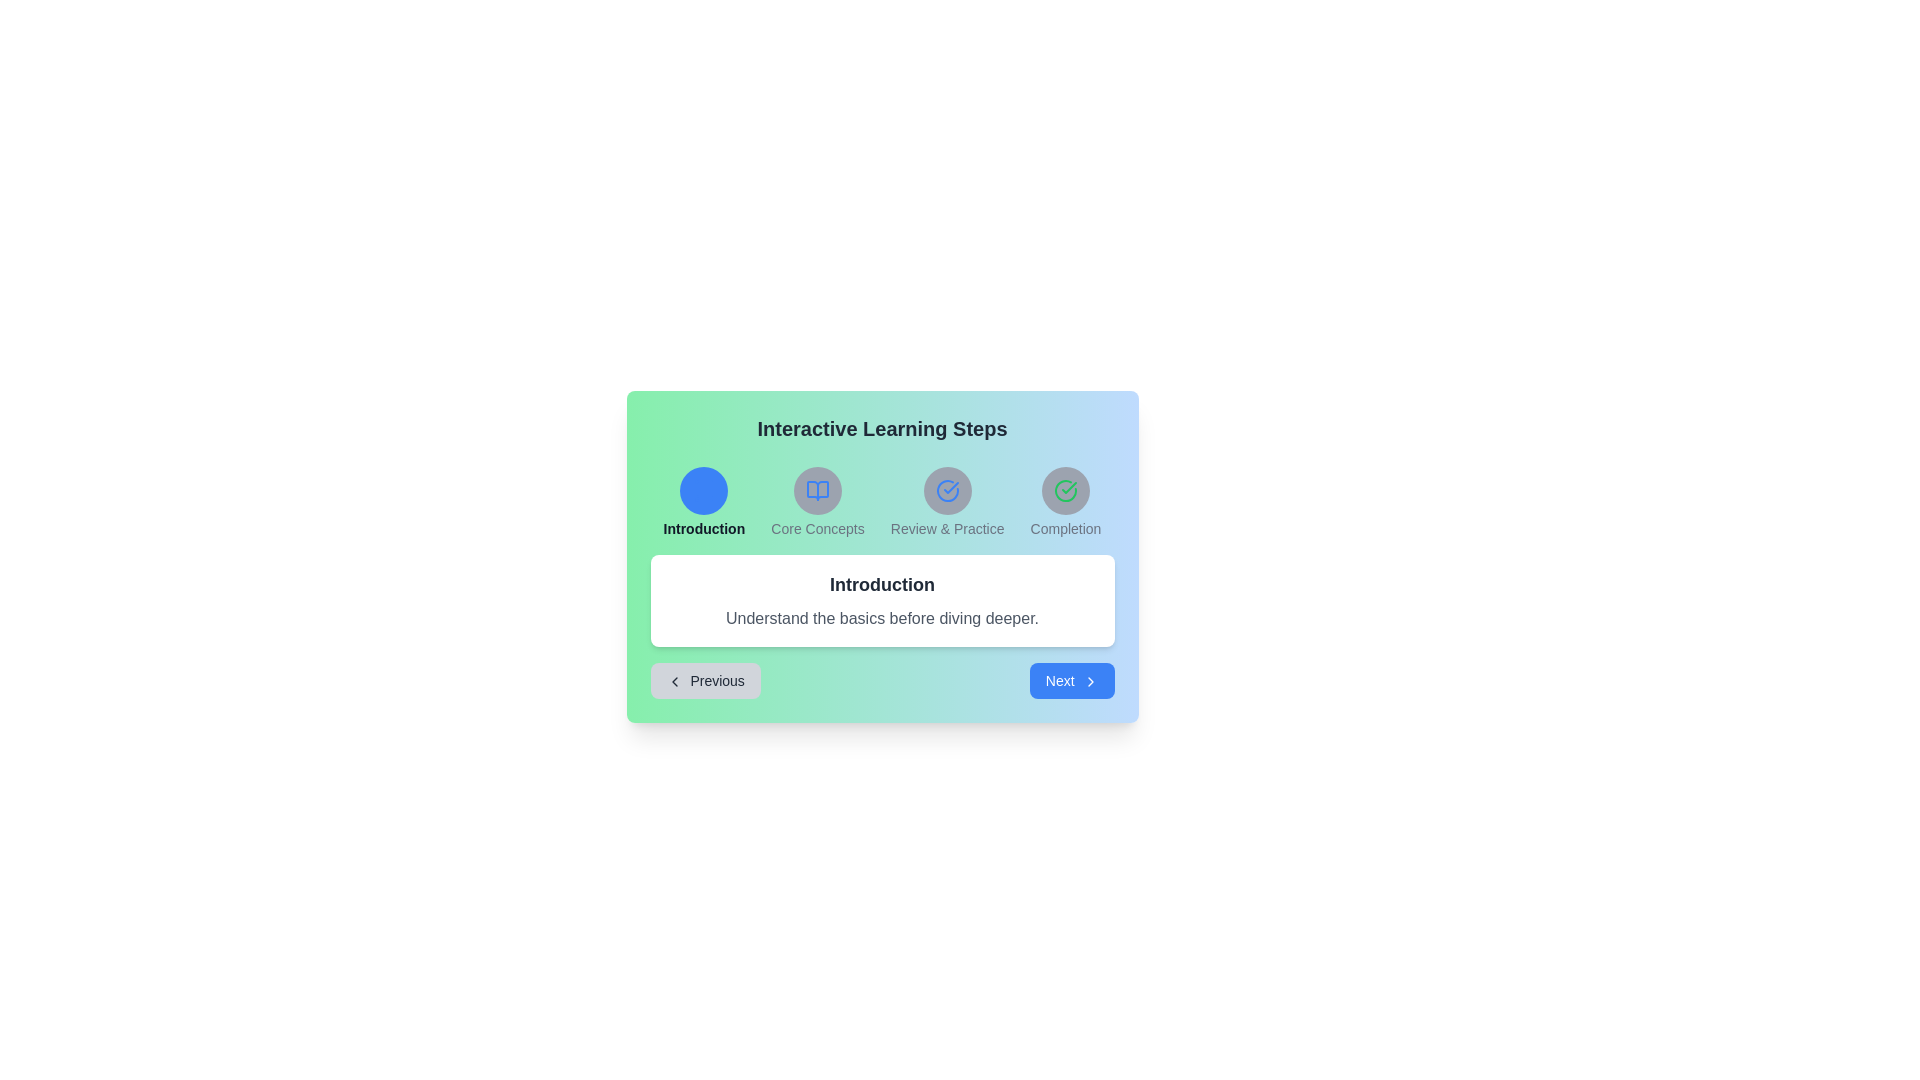  Describe the element at coordinates (881, 501) in the screenshot. I see `labels of the Progress Indicator with Labels to understand the stages of the learning process` at that location.